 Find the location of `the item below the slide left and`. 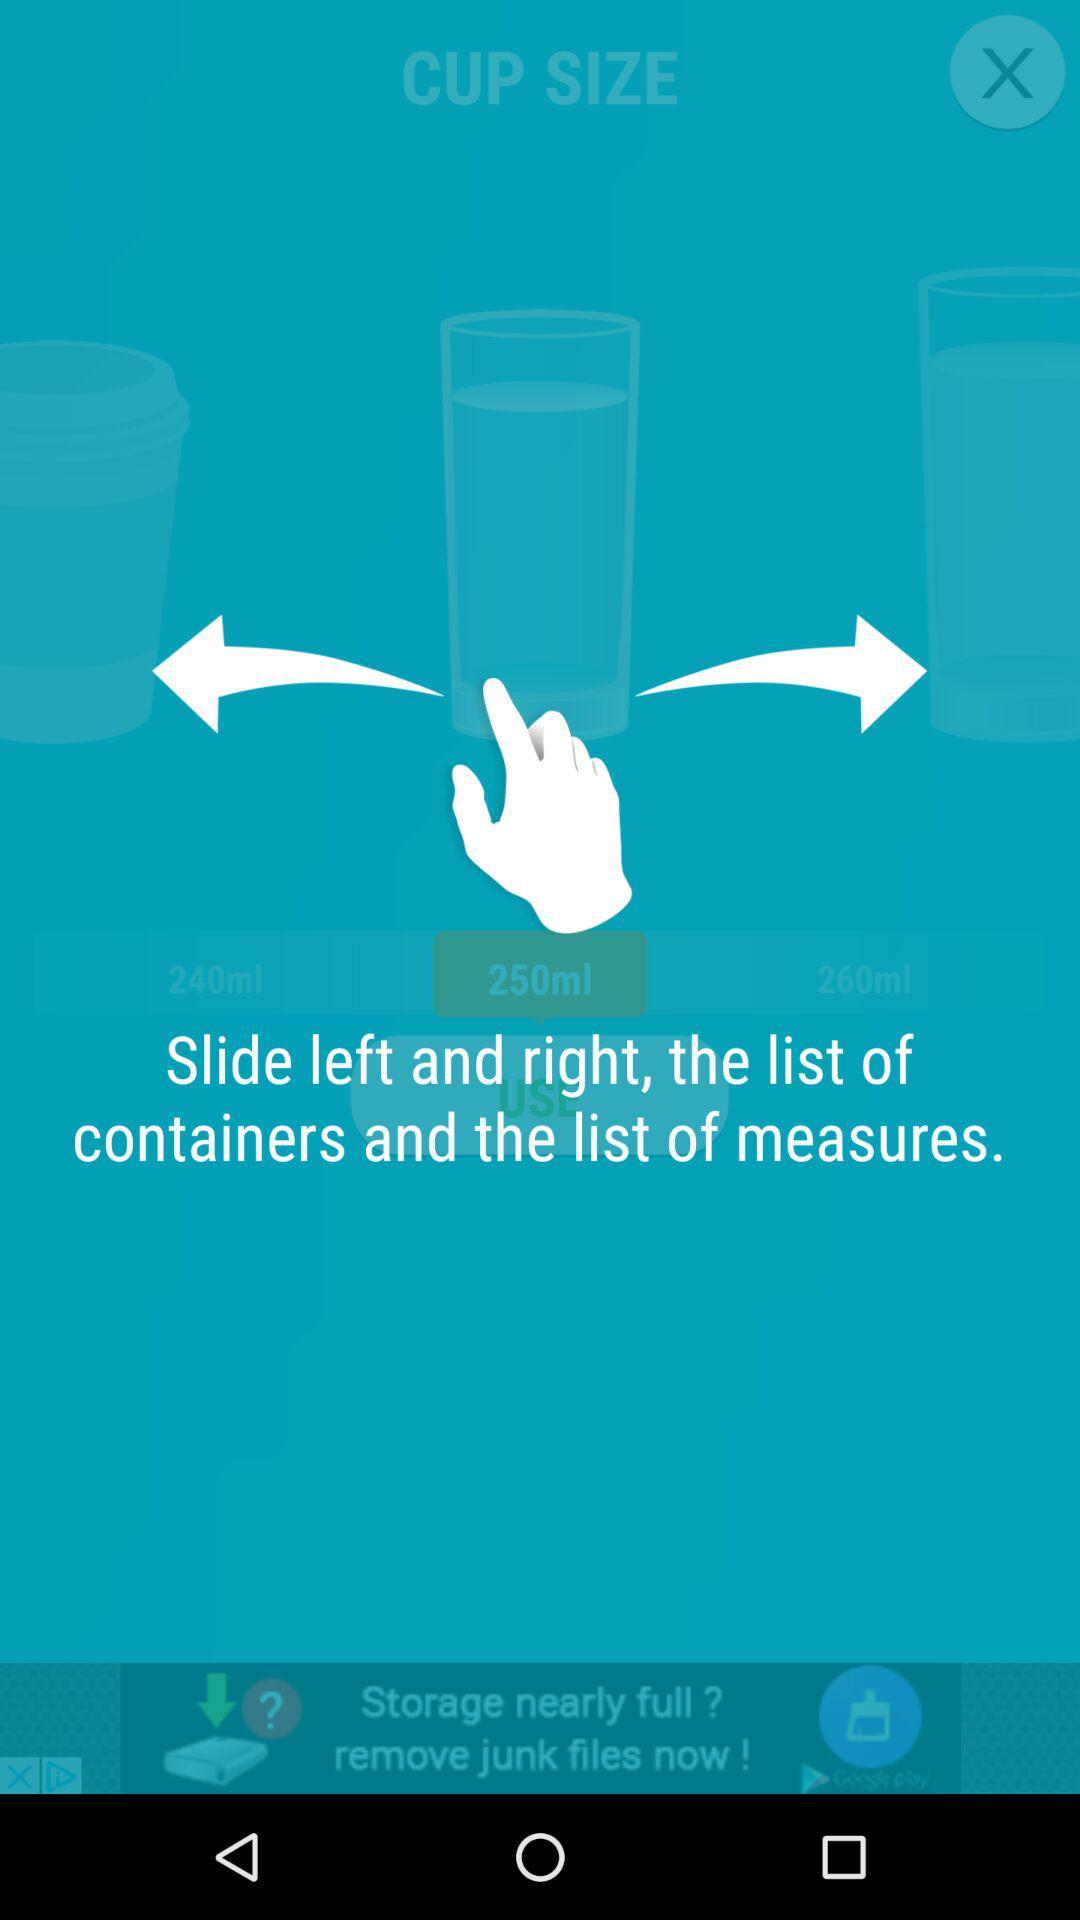

the item below the slide left and is located at coordinates (540, 1727).